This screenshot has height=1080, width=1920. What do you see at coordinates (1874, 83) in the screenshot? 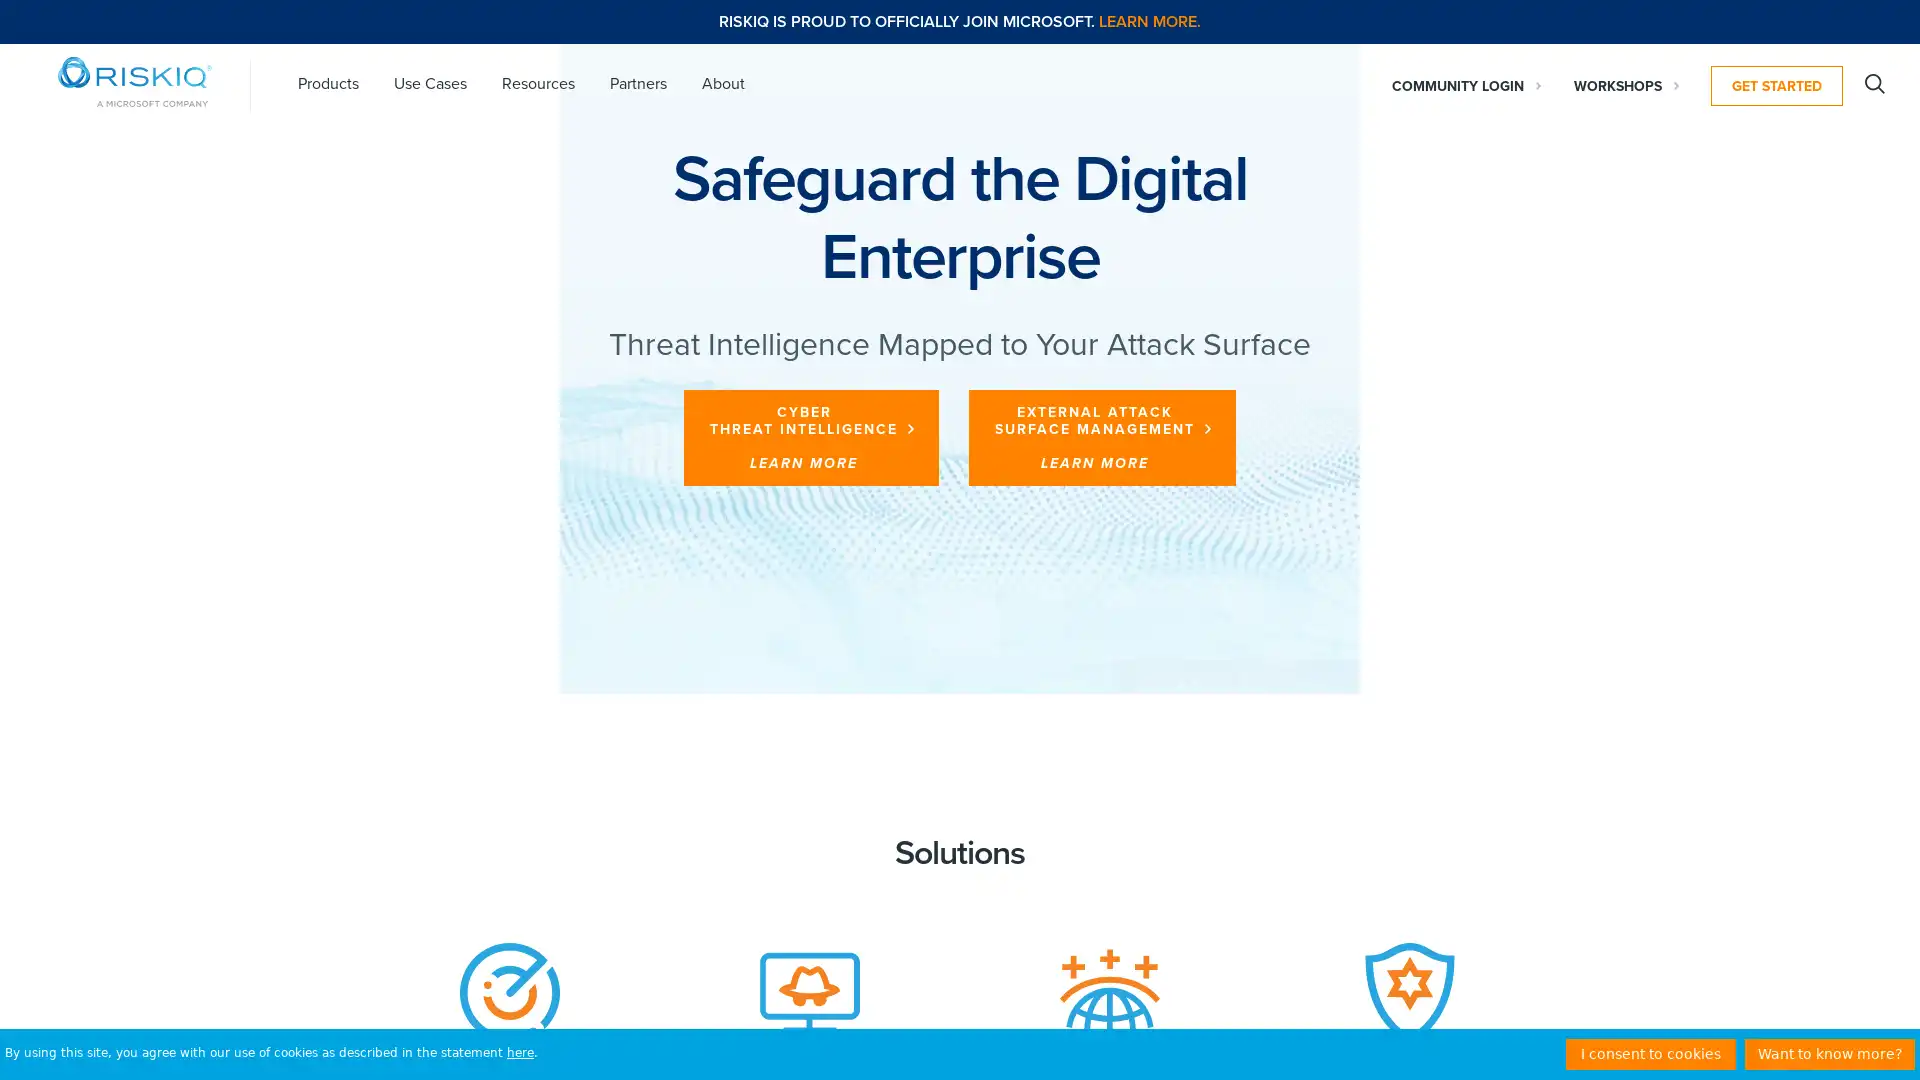
I see `Search` at bounding box center [1874, 83].